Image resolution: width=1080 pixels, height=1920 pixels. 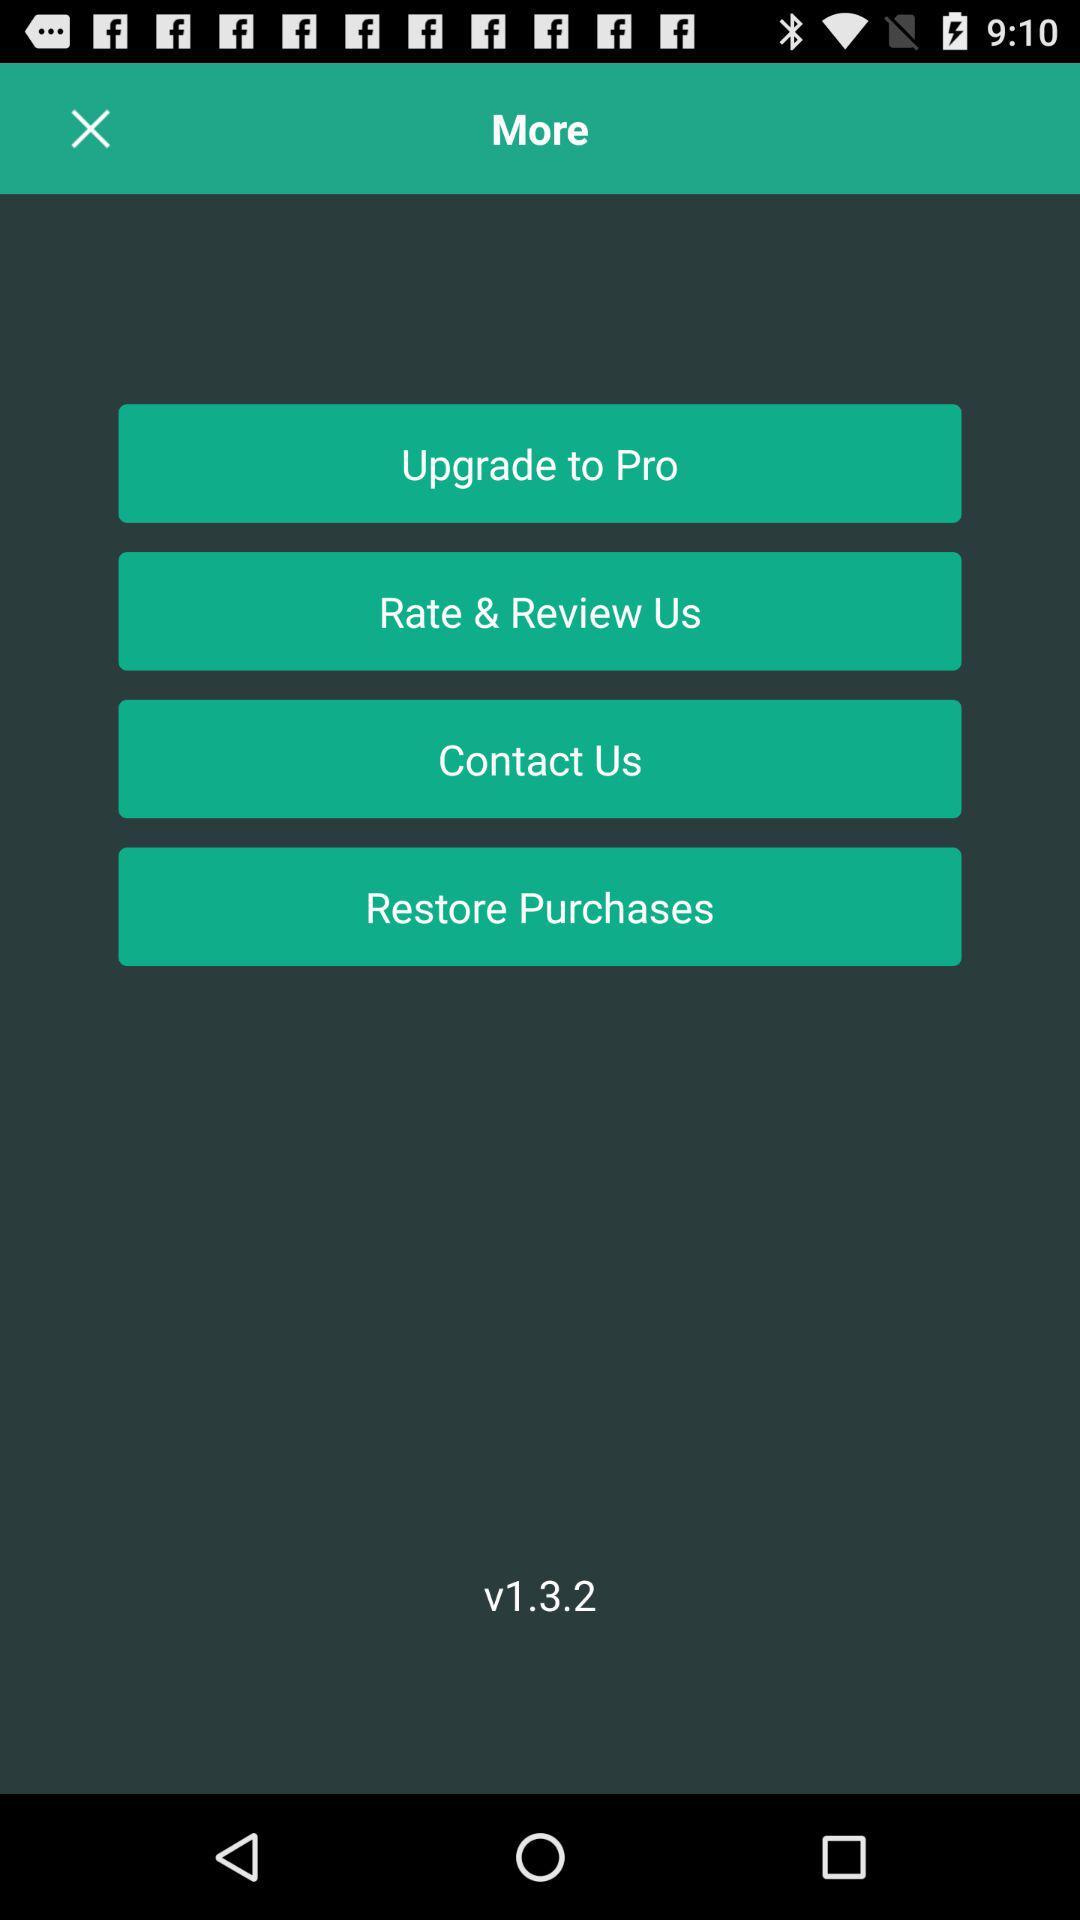 I want to click on contact us item, so click(x=540, y=757).